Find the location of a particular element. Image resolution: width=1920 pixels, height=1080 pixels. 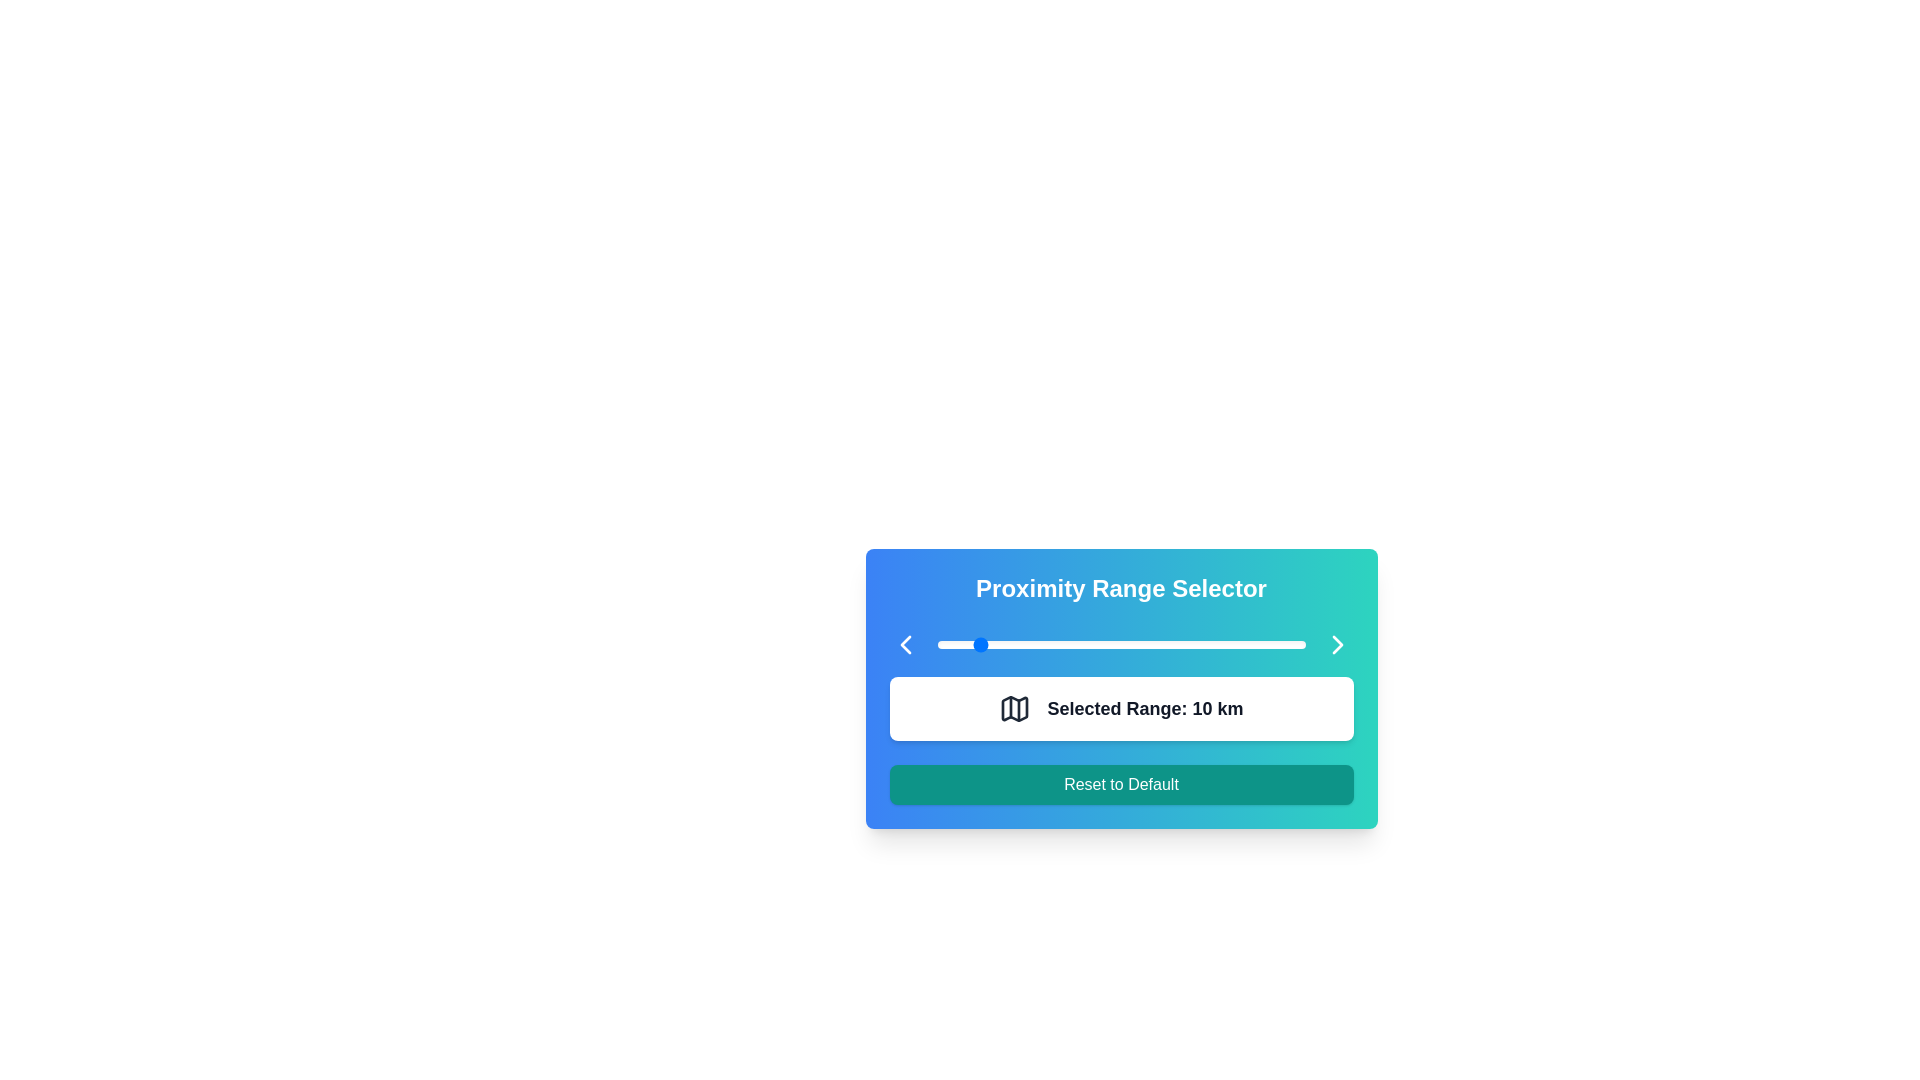

the proximity range is located at coordinates (1147, 644).